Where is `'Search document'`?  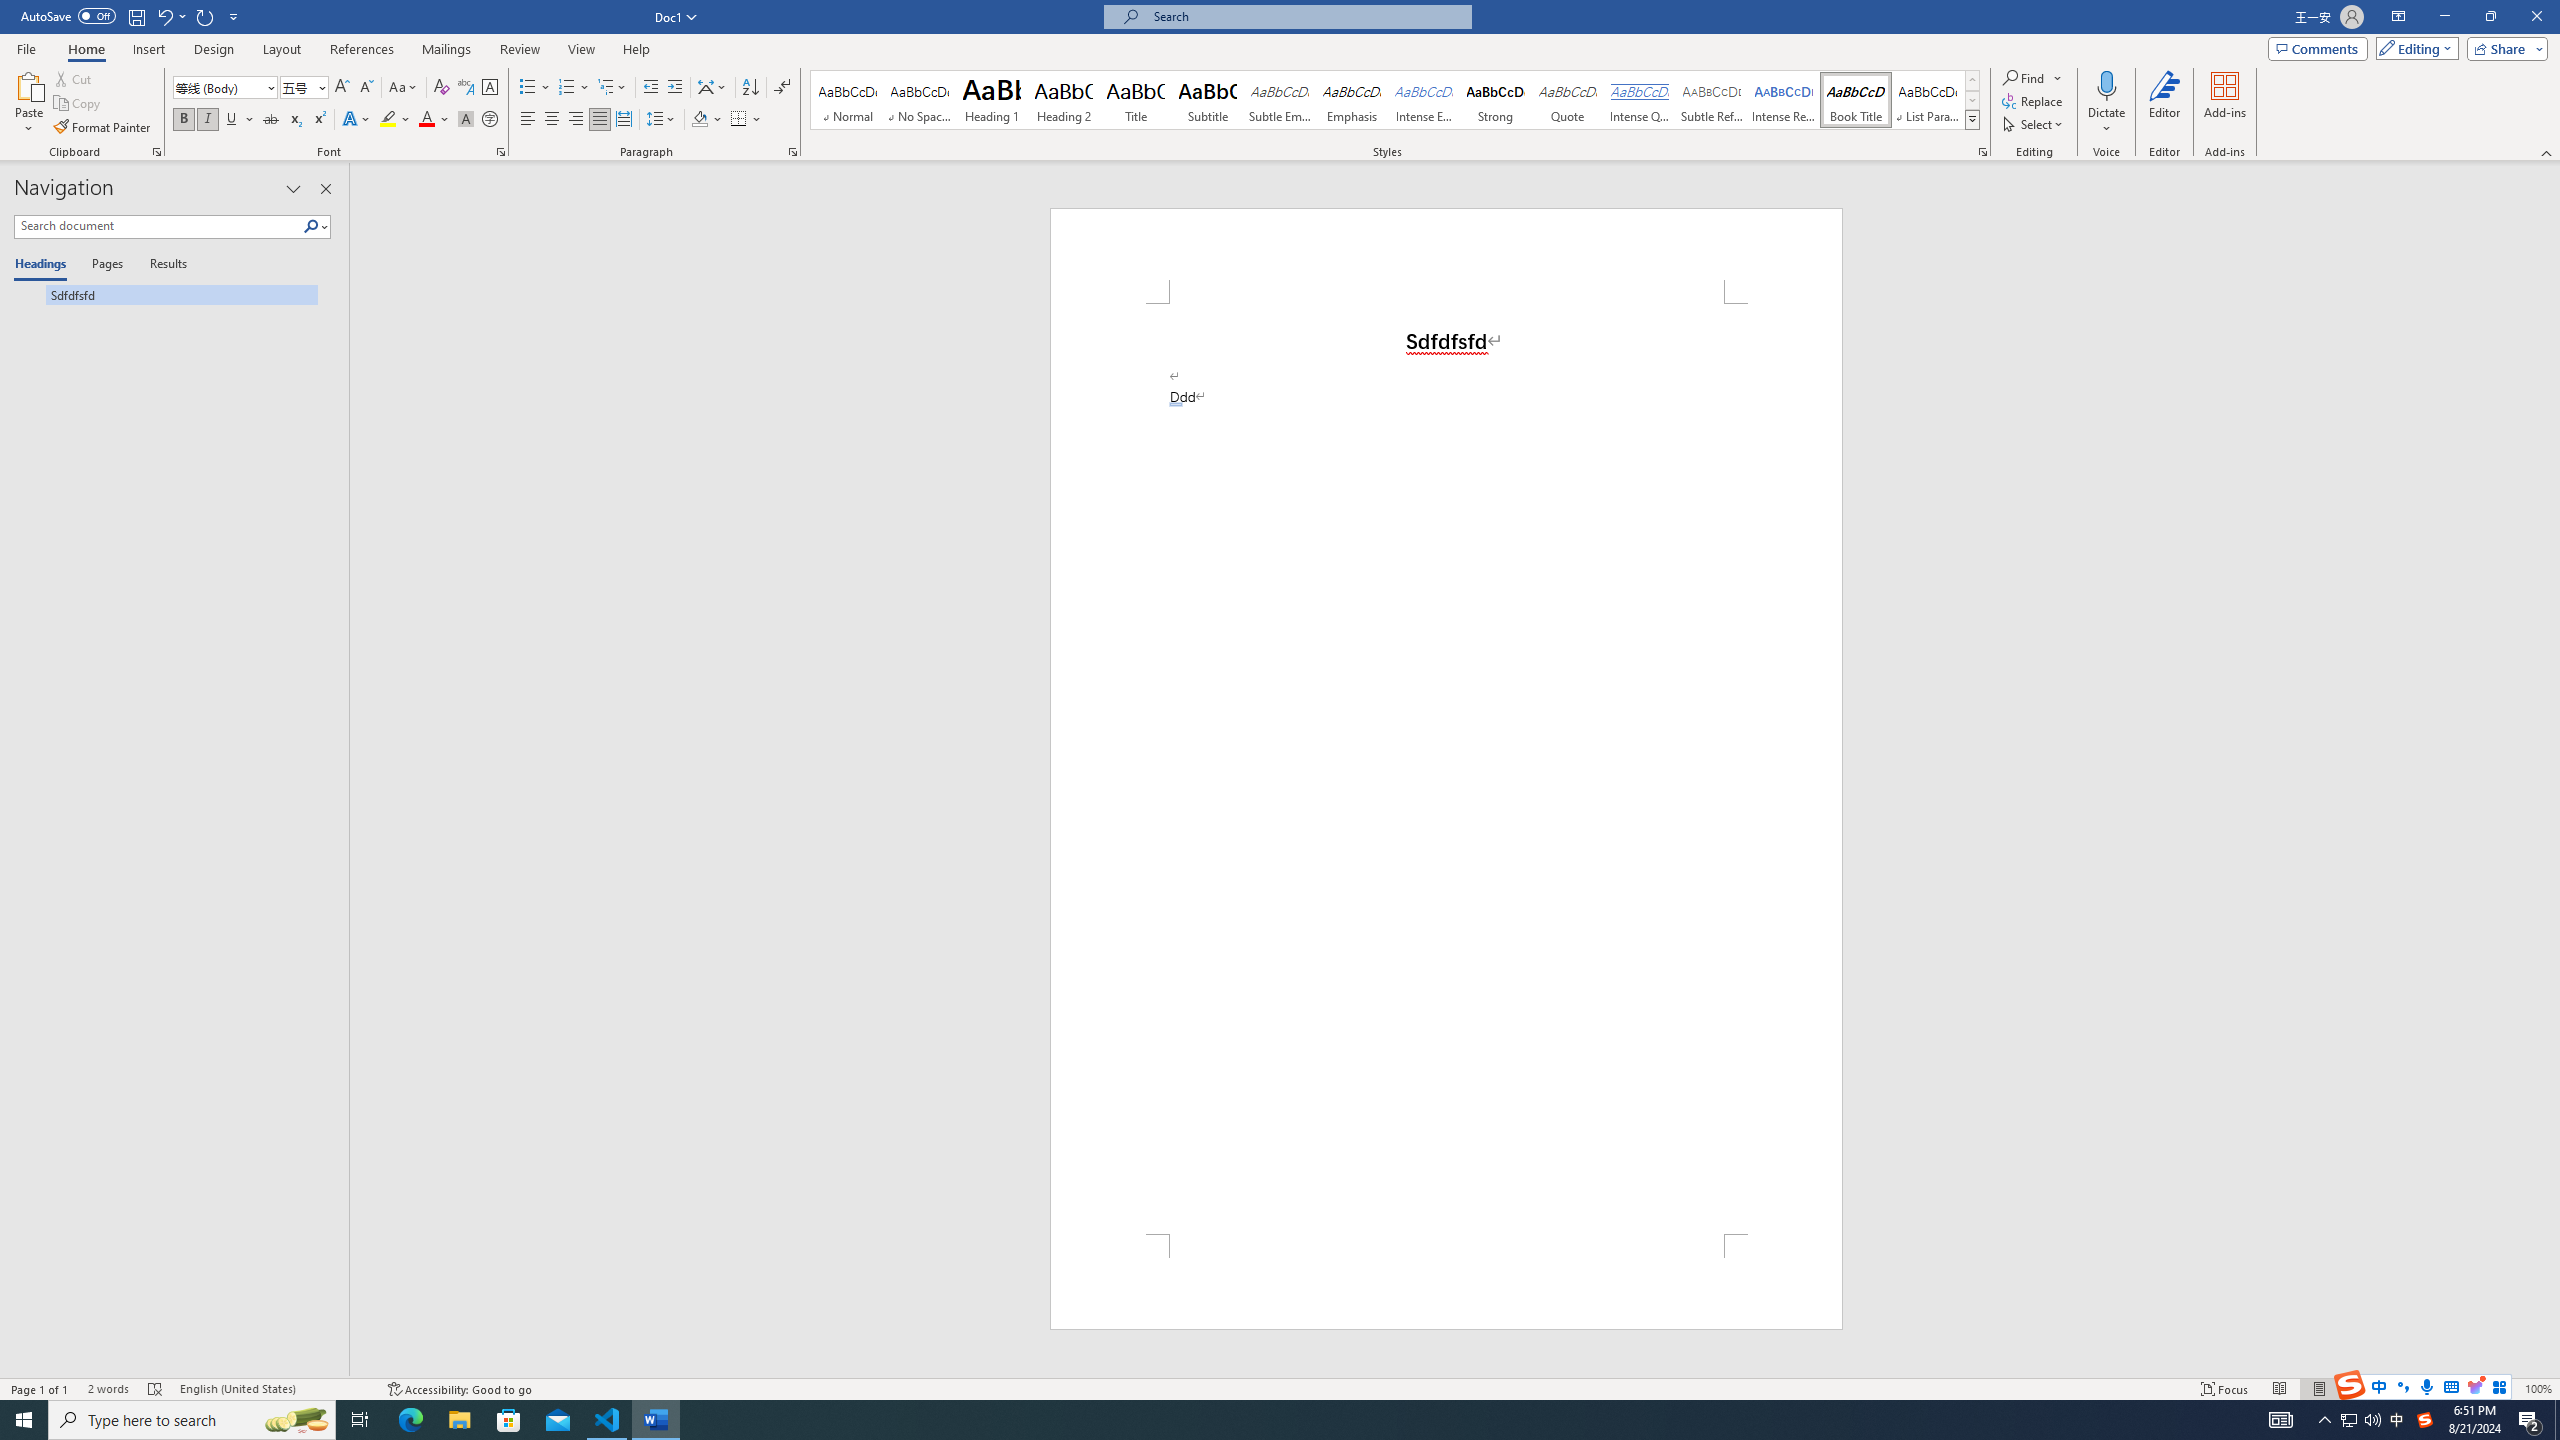
'Search document' is located at coordinates (158, 225).